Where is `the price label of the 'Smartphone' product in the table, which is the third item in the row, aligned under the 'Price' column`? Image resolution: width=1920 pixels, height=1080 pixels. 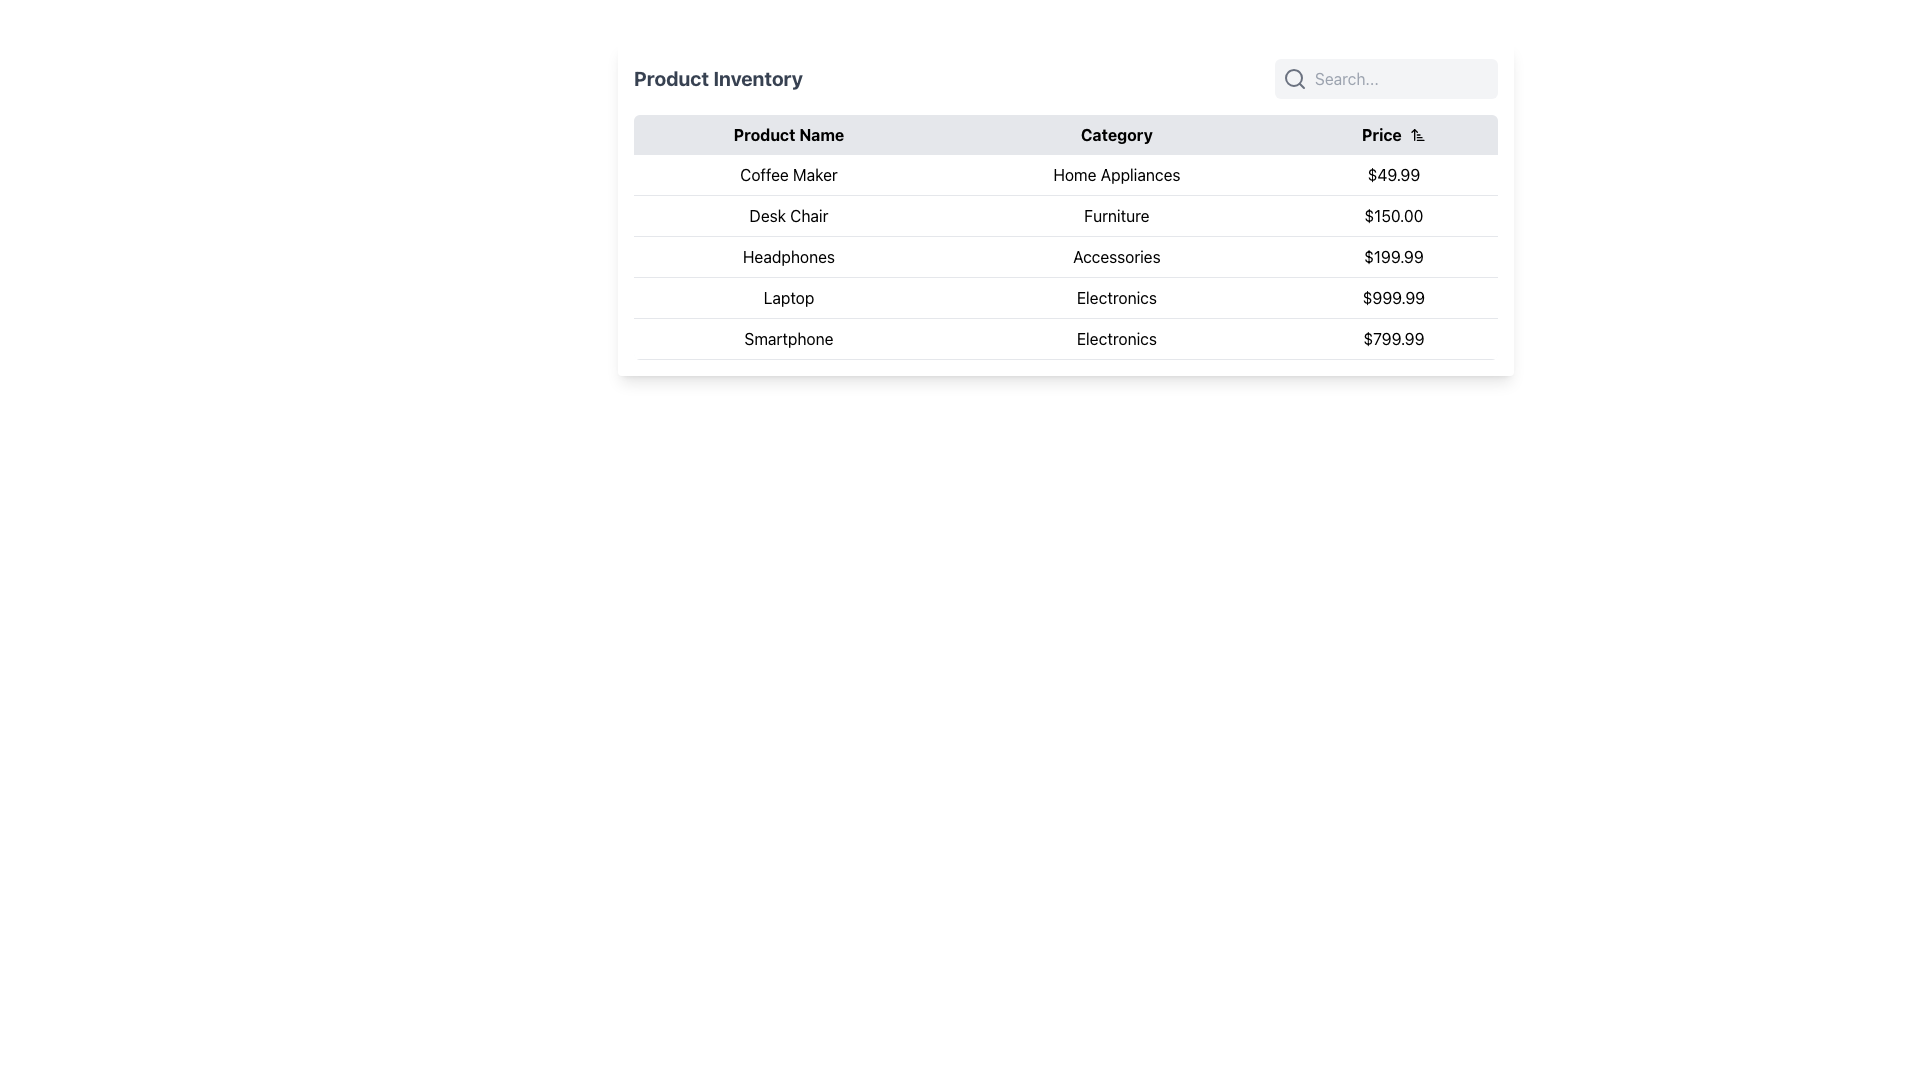
the price label of the 'Smartphone' product in the table, which is the third item in the row, aligned under the 'Price' column is located at coordinates (1392, 338).